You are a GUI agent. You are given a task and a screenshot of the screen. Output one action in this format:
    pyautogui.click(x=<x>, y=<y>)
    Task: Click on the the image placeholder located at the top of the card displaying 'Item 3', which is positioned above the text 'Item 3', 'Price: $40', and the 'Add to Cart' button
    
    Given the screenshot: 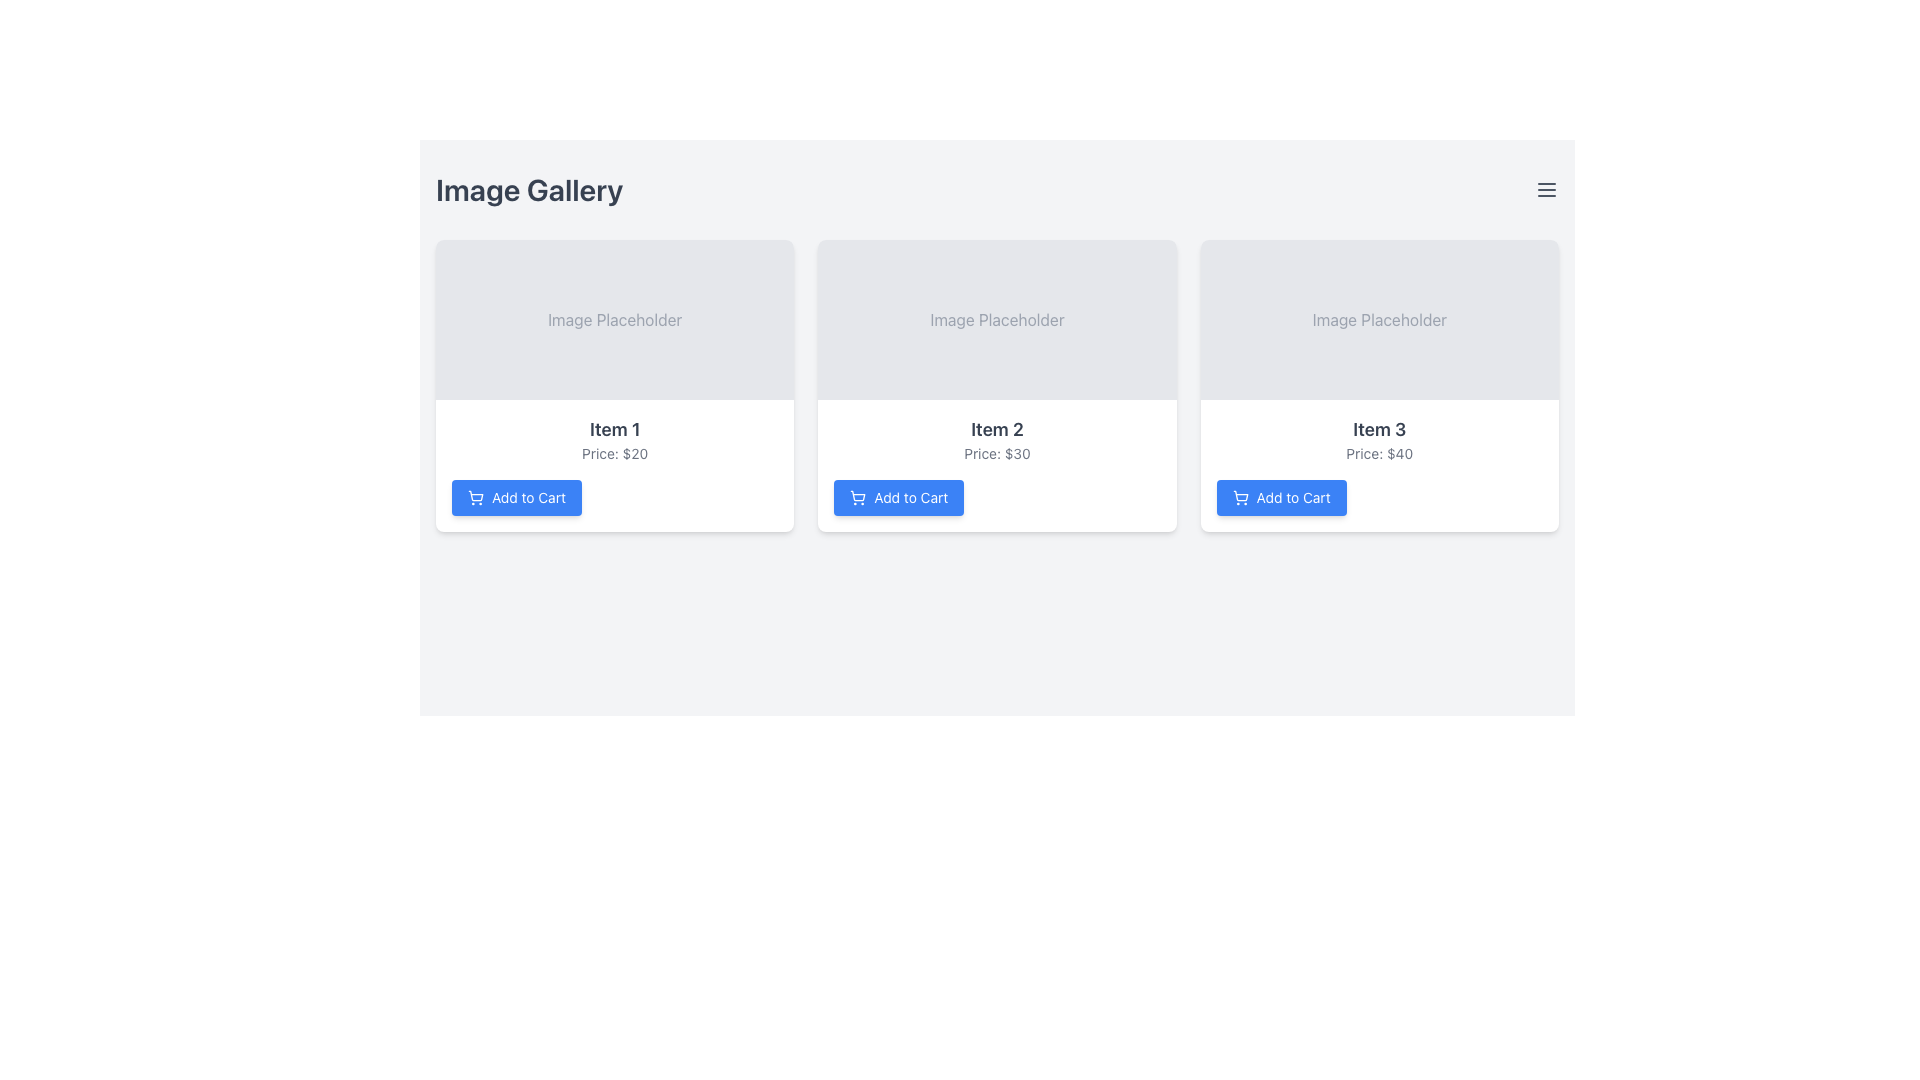 What is the action you would take?
    pyautogui.click(x=1378, y=319)
    